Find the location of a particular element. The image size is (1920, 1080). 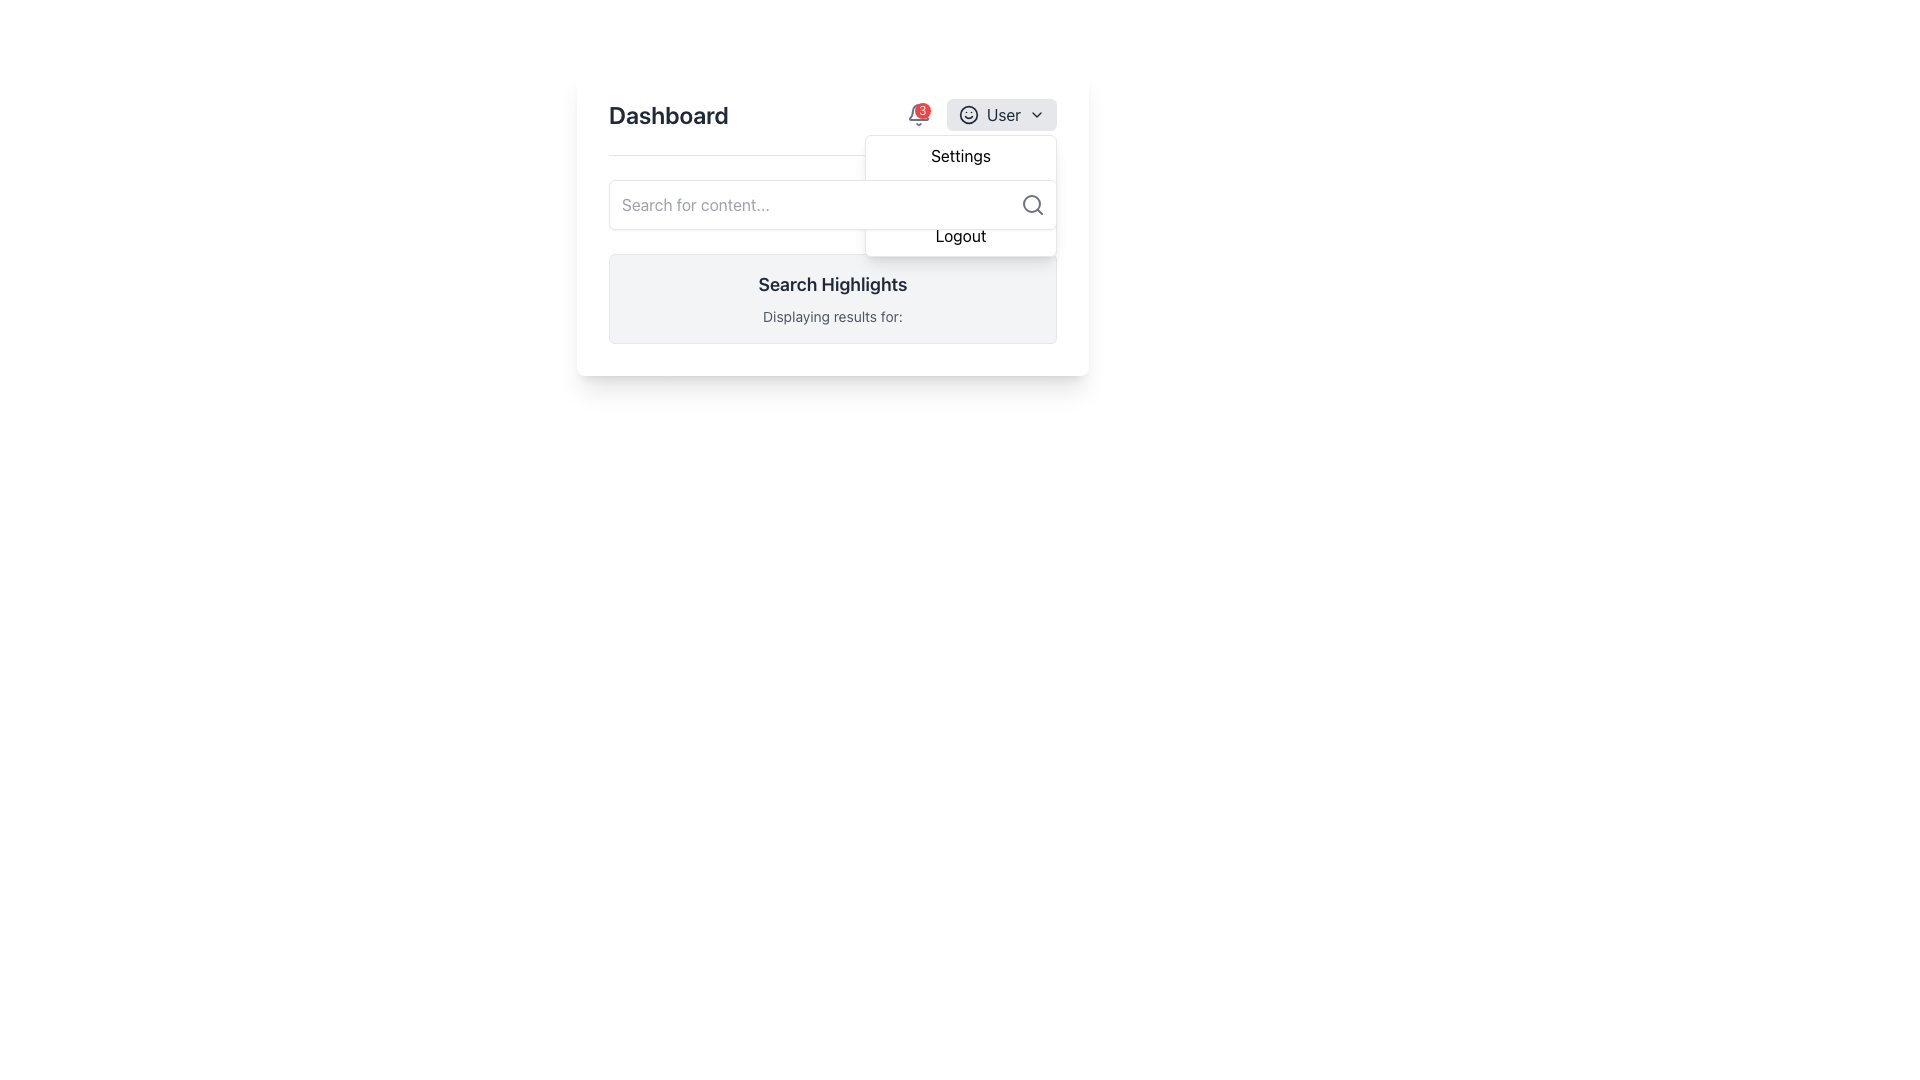

the text label reading 'Search Highlights', which is styled in a bold, large font size and dark gray color, located at the upper section of a shaded box underneath a search input field is located at coordinates (833, 285).